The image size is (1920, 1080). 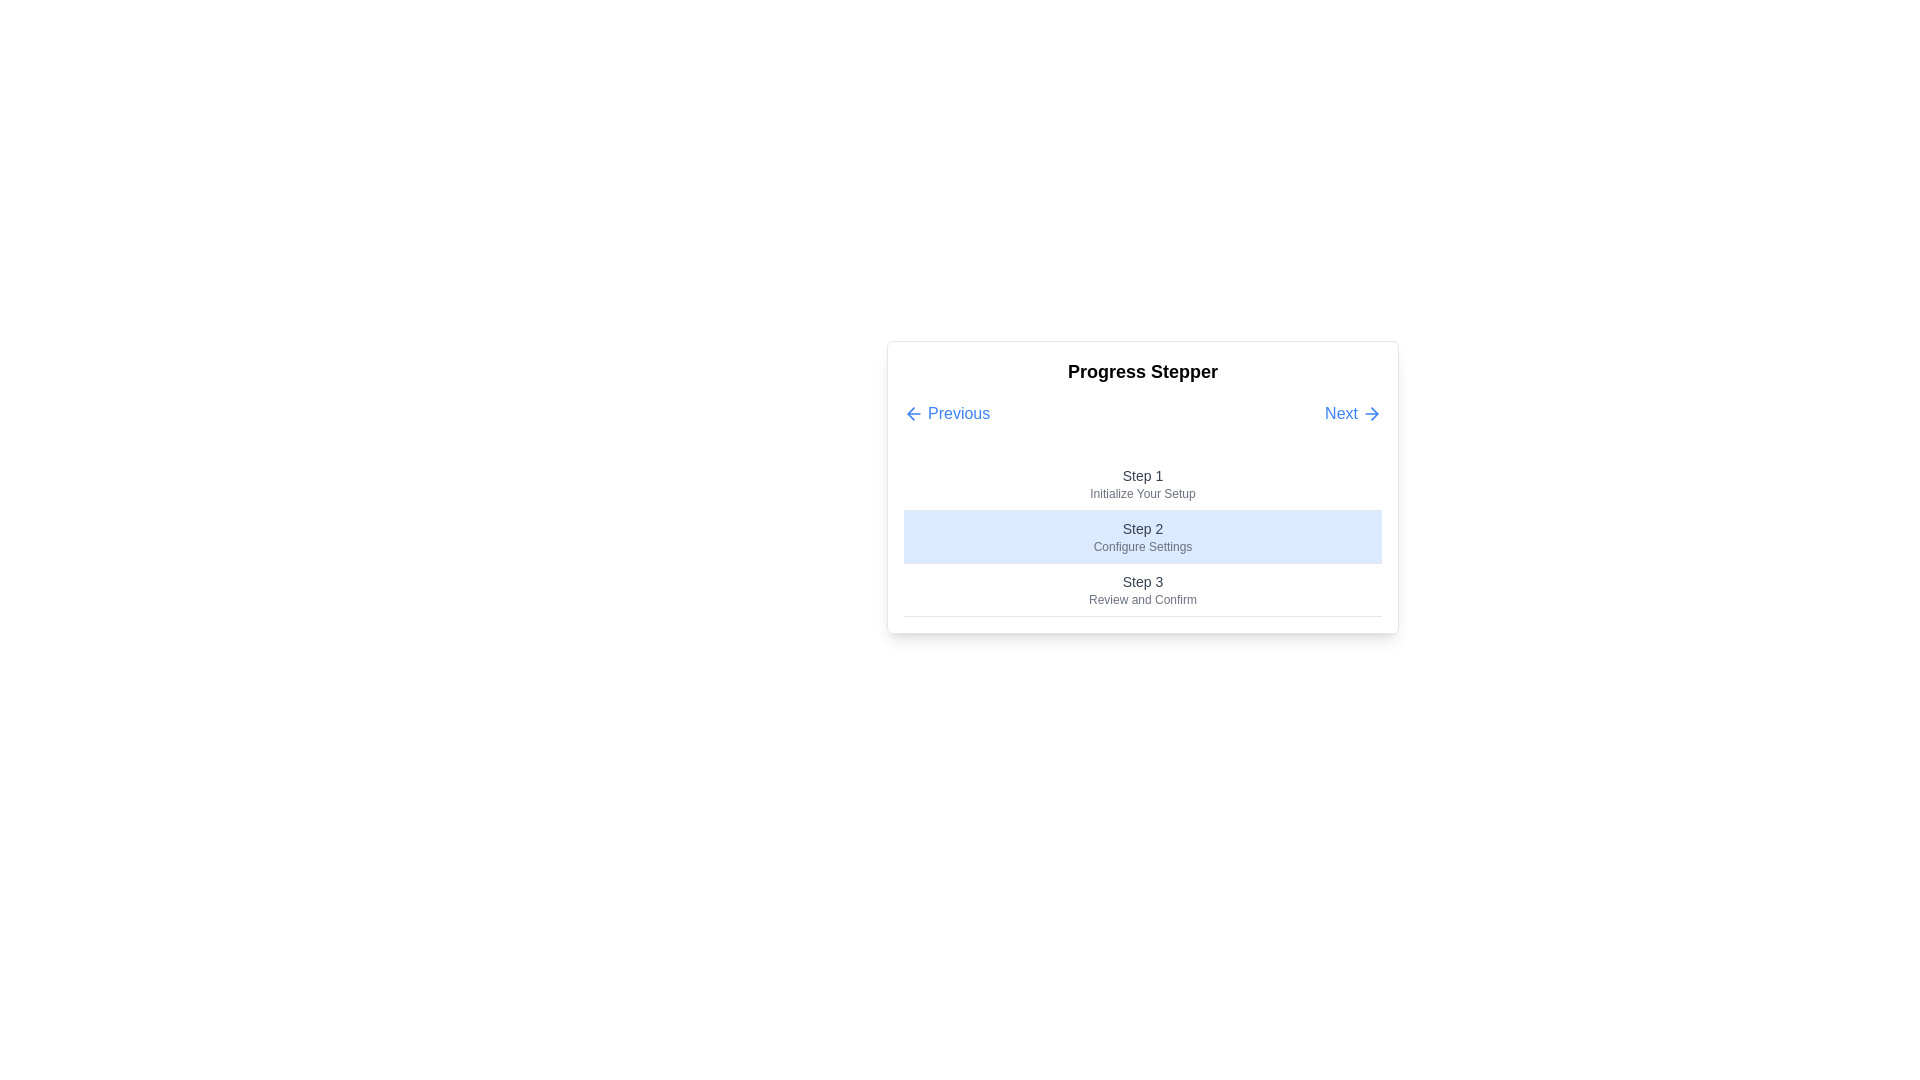 What do you see at coordinates (910, 412) in the screenshot?
I see `the back navigation icon located to the left of the 'Previous' text link in the progress stepper interface` at bounding box center [910, 412].